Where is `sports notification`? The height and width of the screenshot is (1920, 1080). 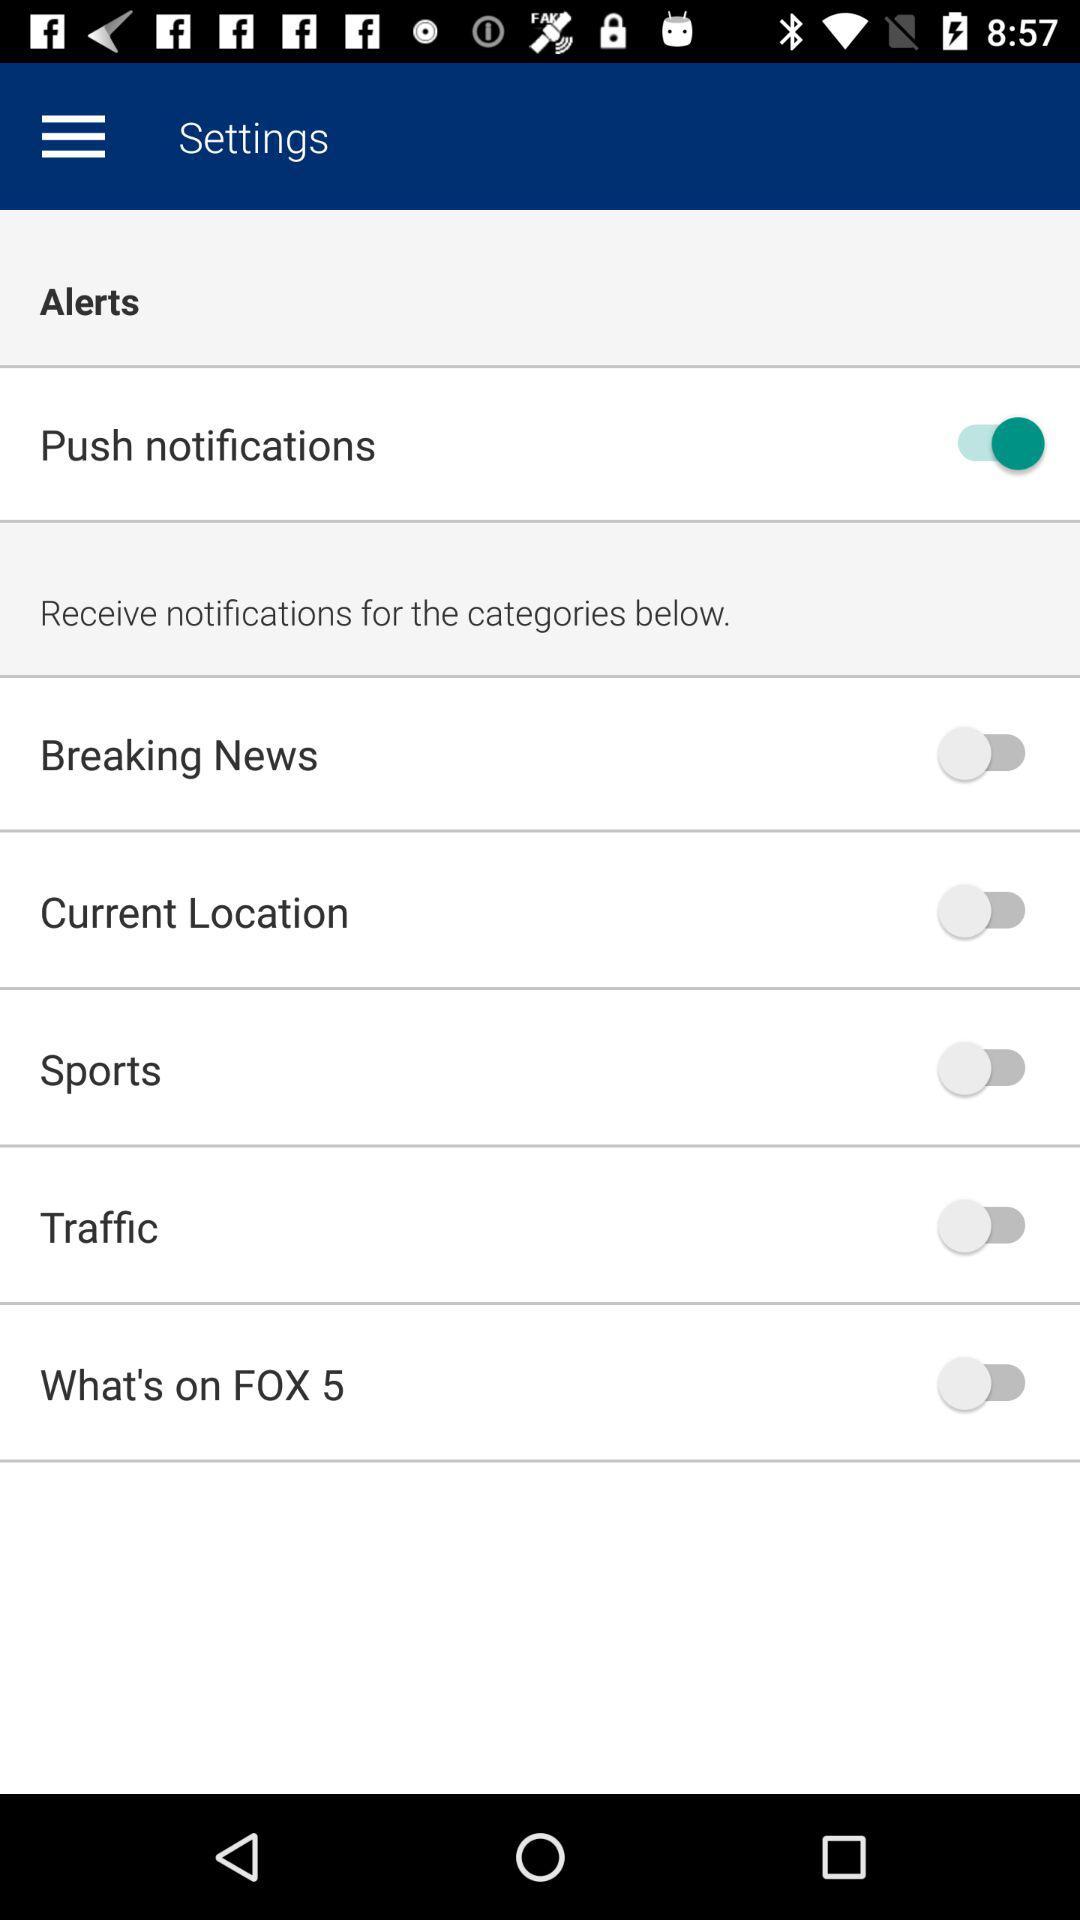
sports notification is located at coordinates (991, 1067).